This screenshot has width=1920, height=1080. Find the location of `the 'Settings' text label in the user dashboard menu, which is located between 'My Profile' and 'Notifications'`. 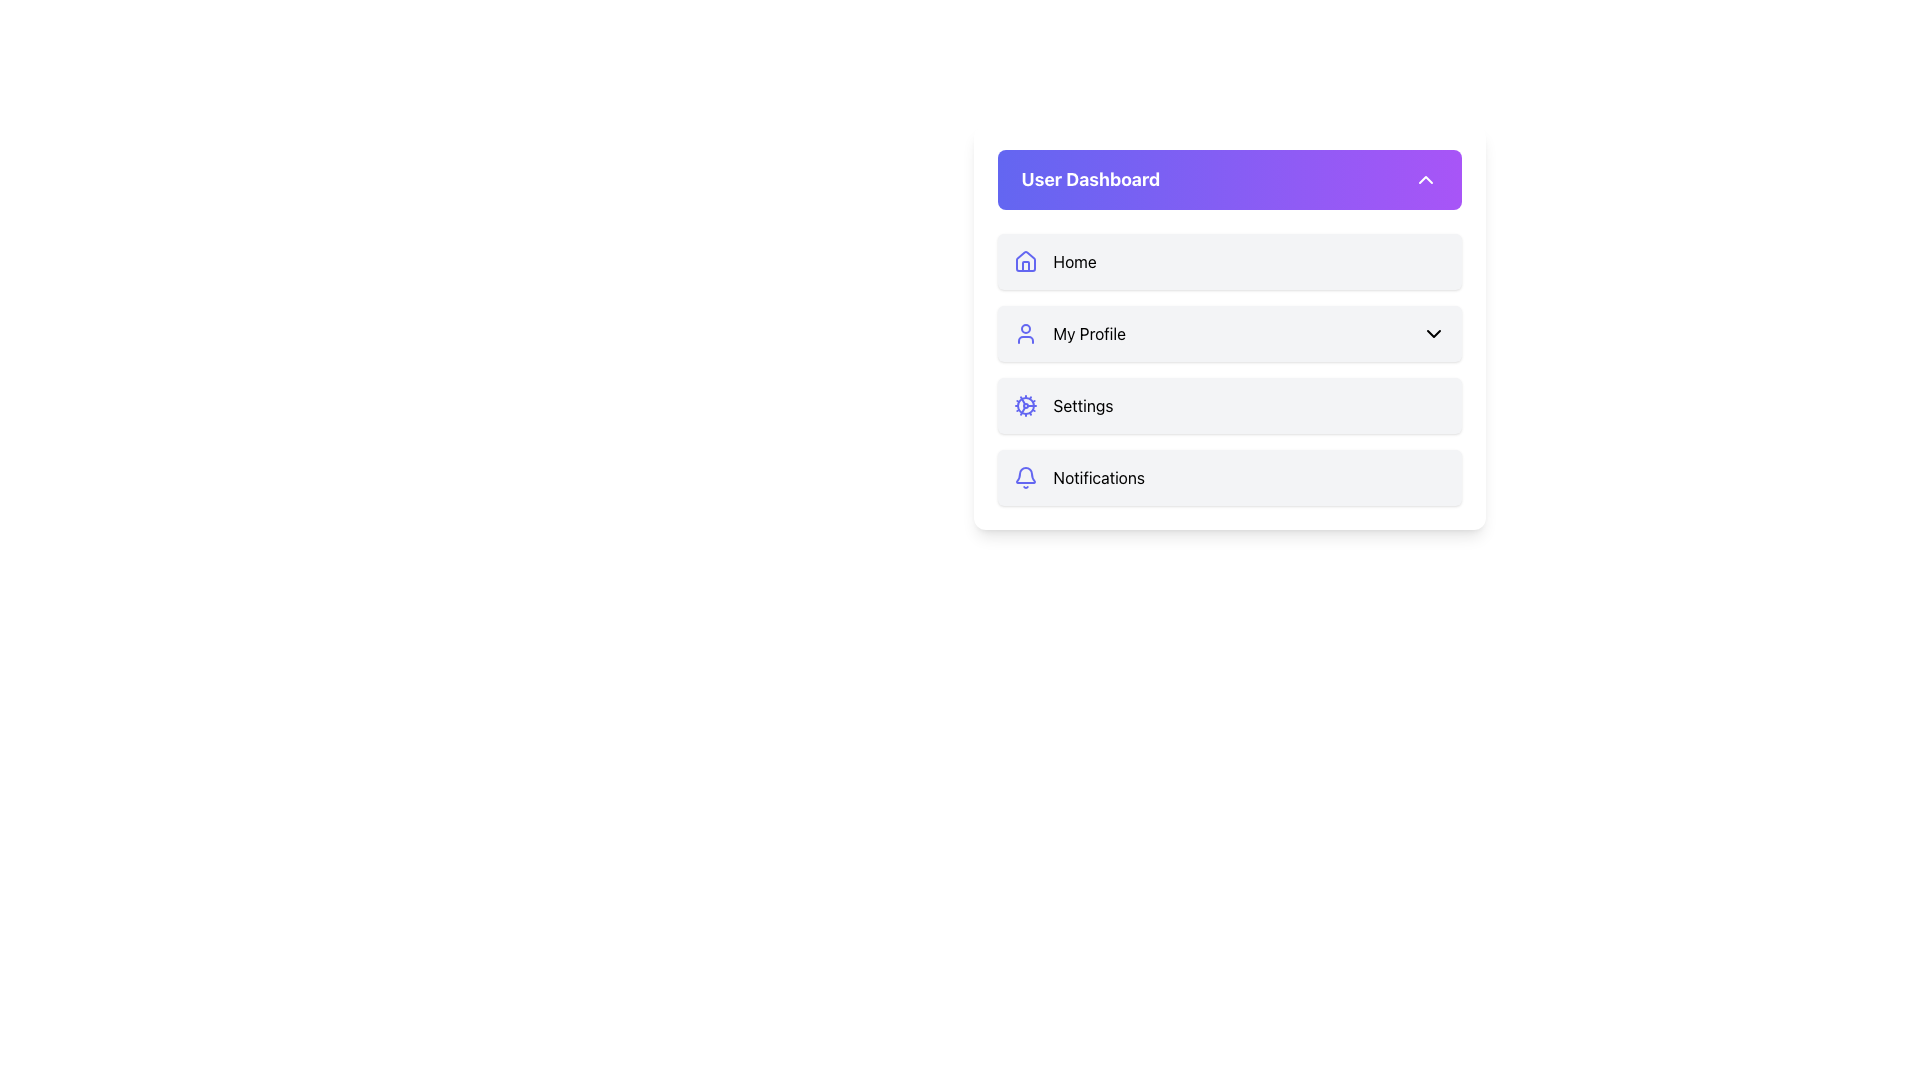

the 'Settings' text label in the user dashboard menu, which is located between 'My Profile' and 'Notifications' is located at coordinates (1082, 405).